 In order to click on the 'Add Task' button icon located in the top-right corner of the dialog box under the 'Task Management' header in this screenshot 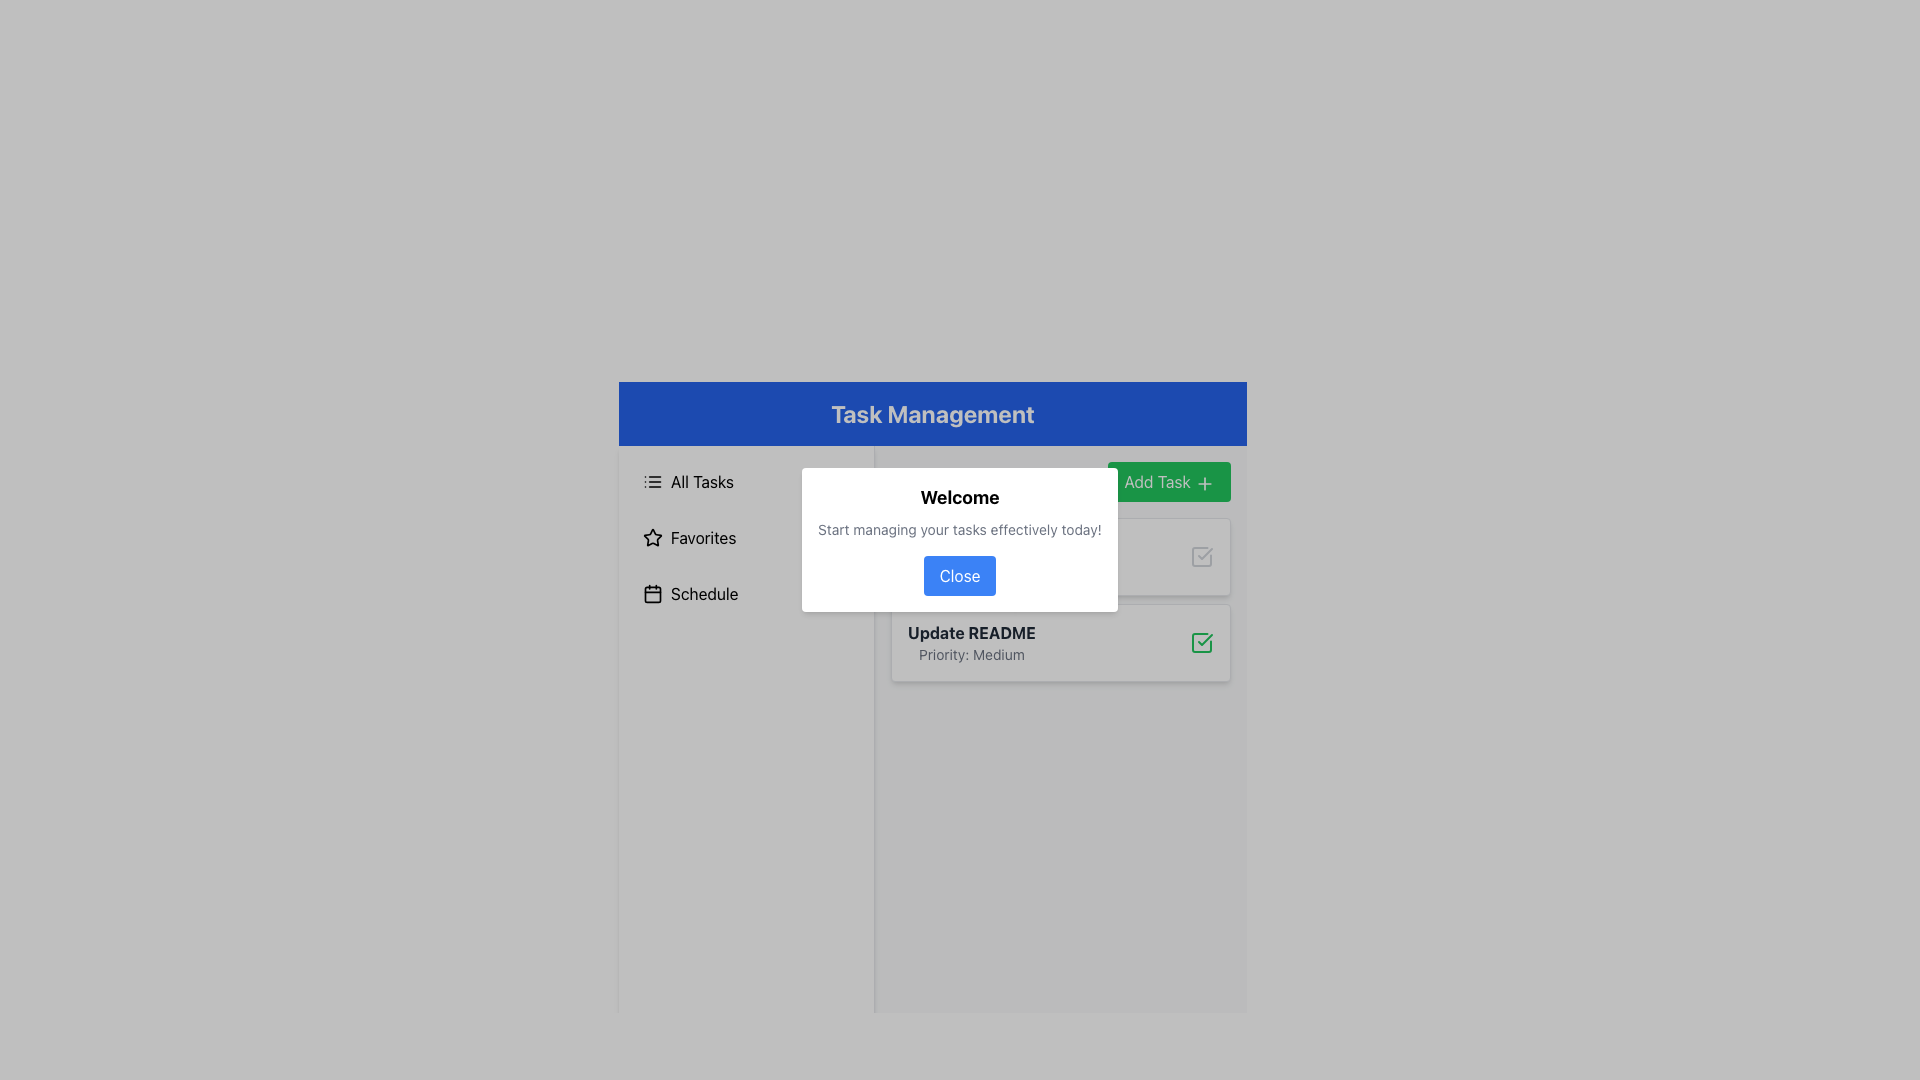, I will do `click(1203, 482)`.